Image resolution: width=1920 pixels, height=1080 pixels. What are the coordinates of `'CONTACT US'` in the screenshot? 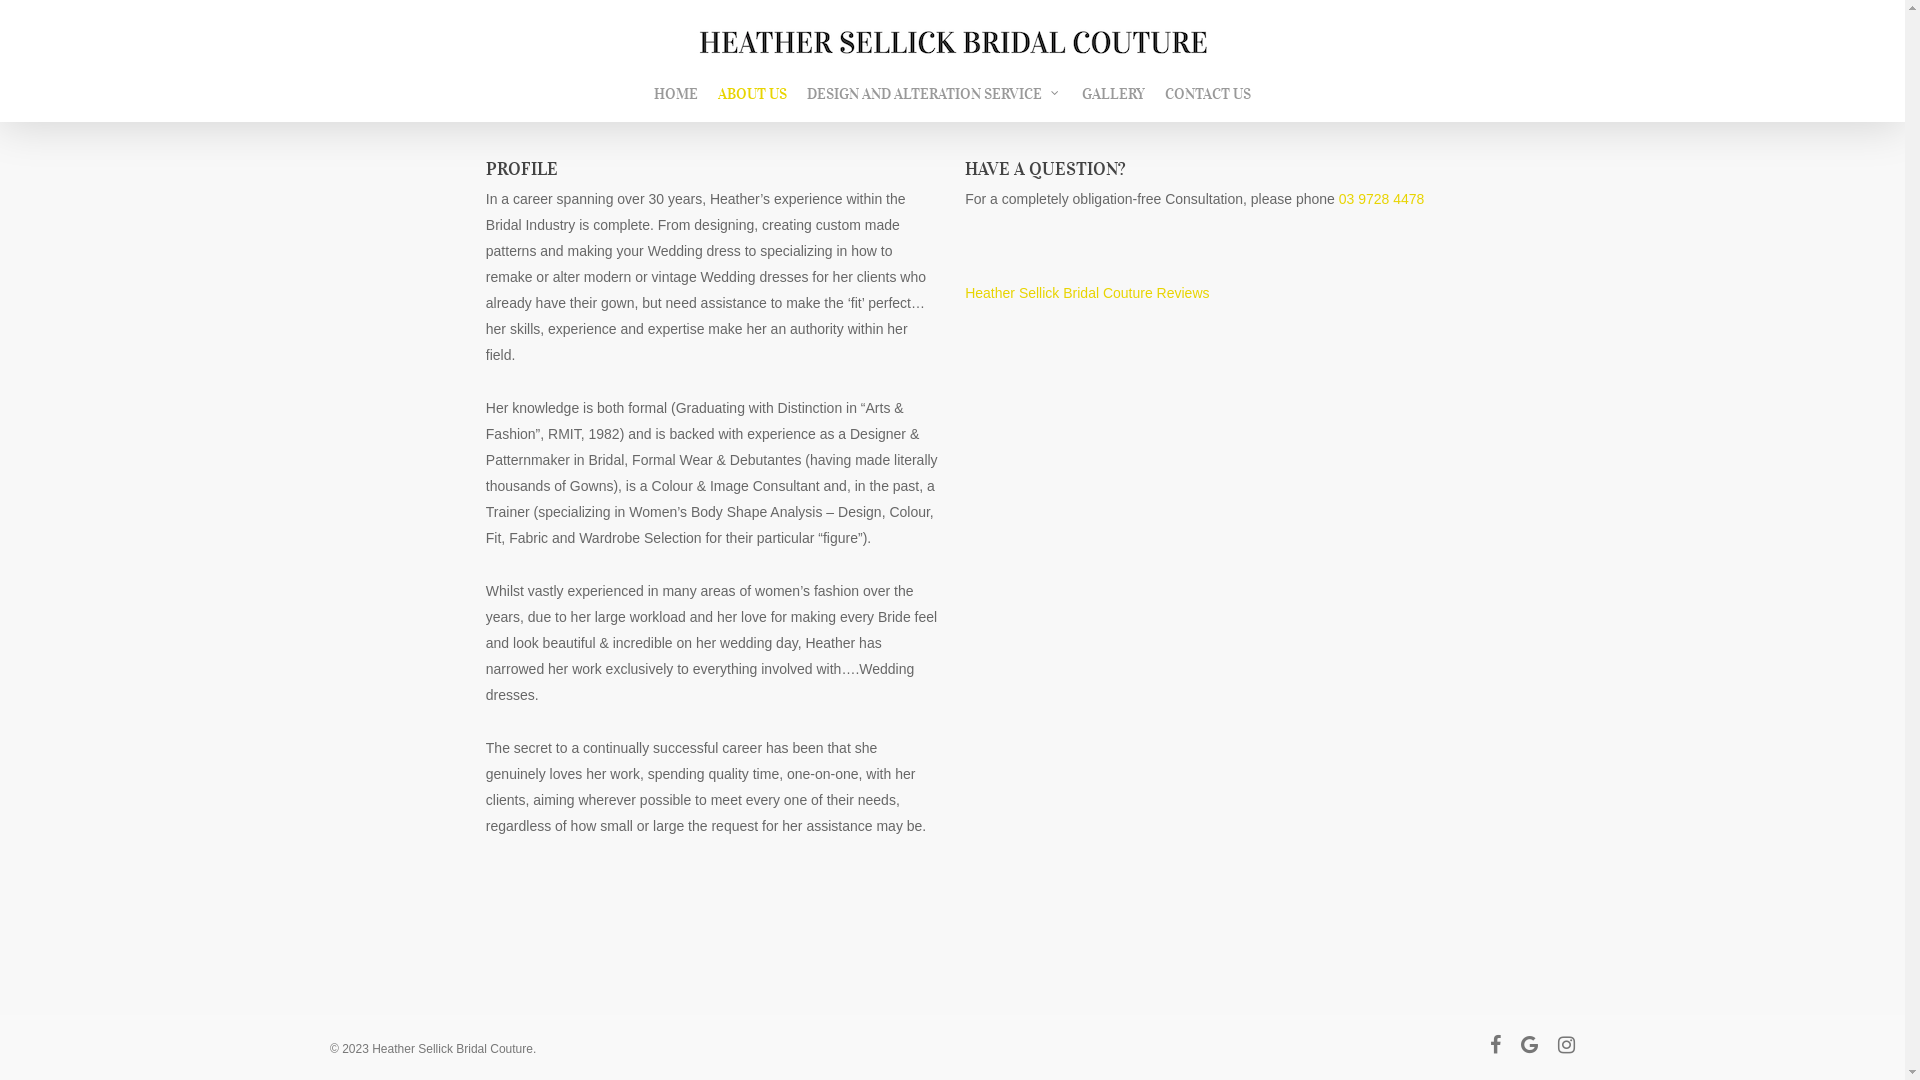 It's located at (1155, 104).